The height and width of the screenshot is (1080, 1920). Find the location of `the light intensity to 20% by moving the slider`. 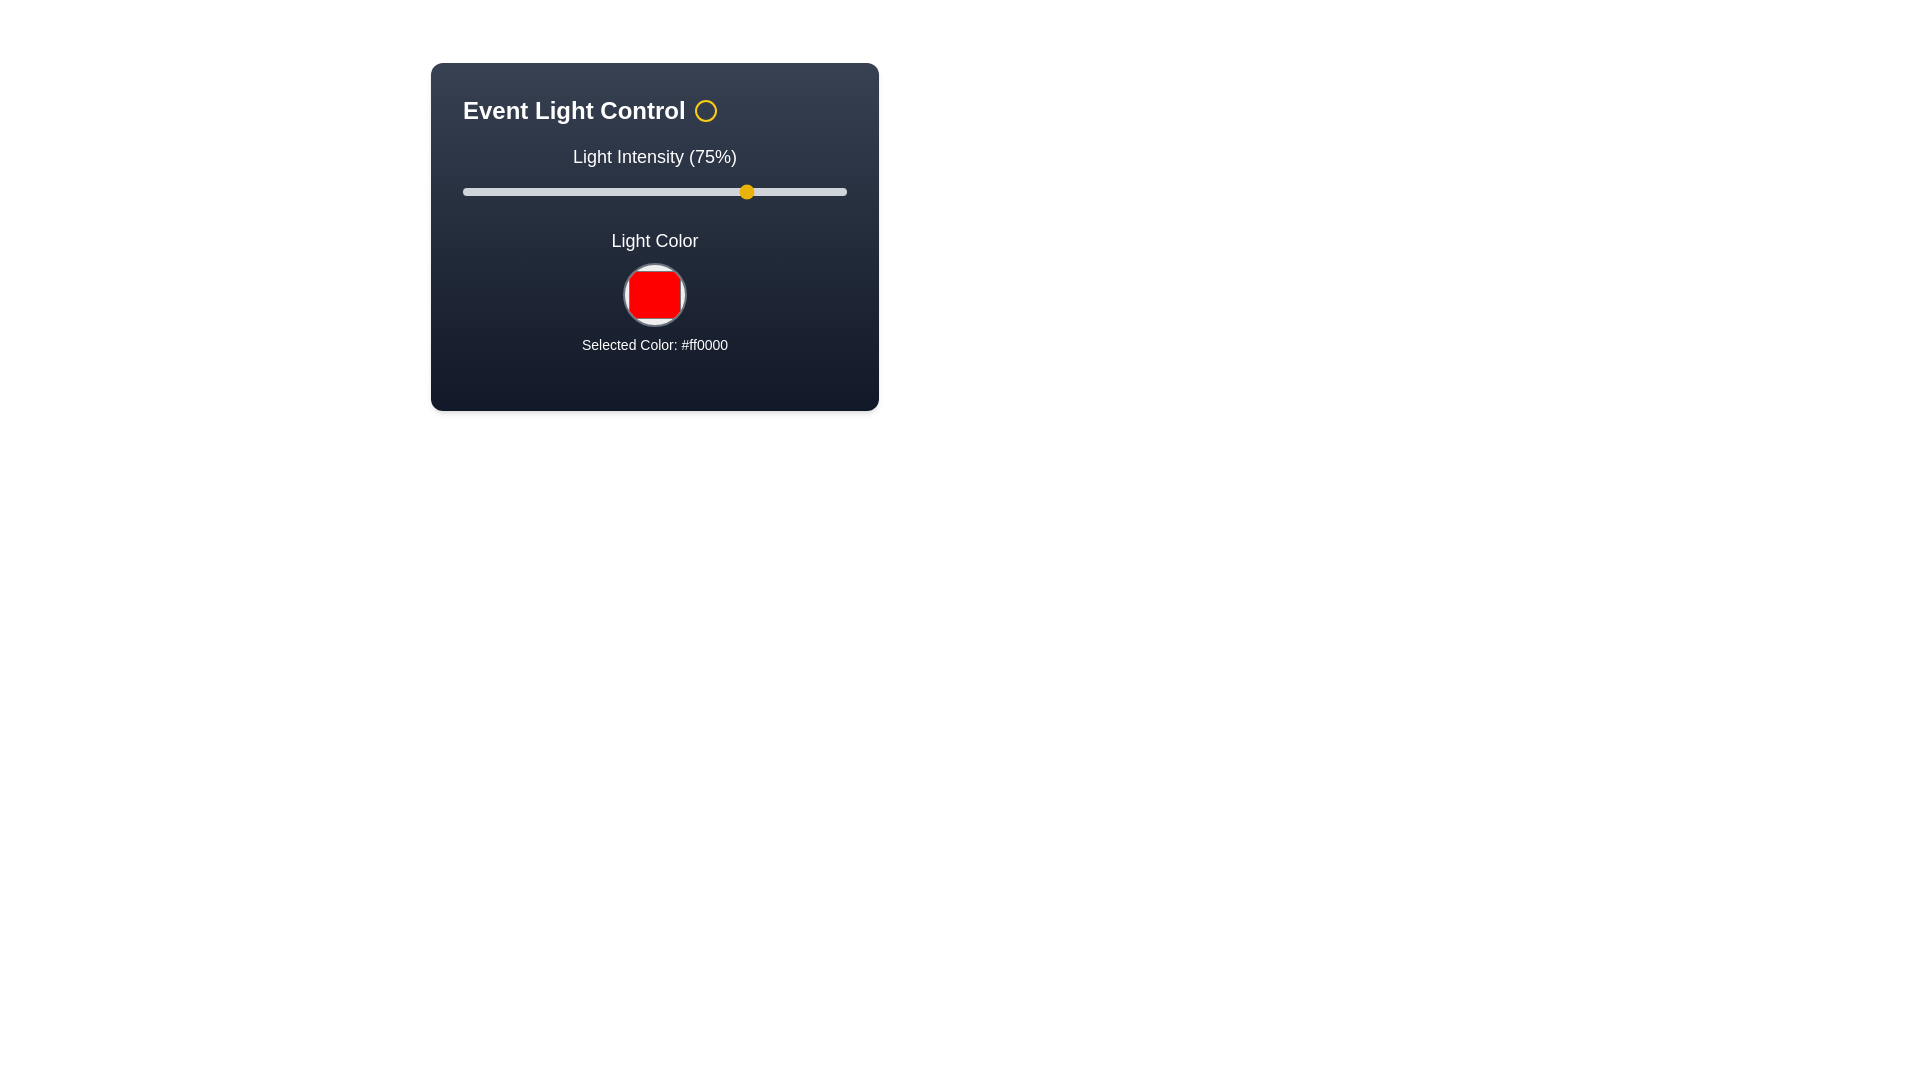

the light intensity to 20% by moving the slider is located at coordinates (539, 192).